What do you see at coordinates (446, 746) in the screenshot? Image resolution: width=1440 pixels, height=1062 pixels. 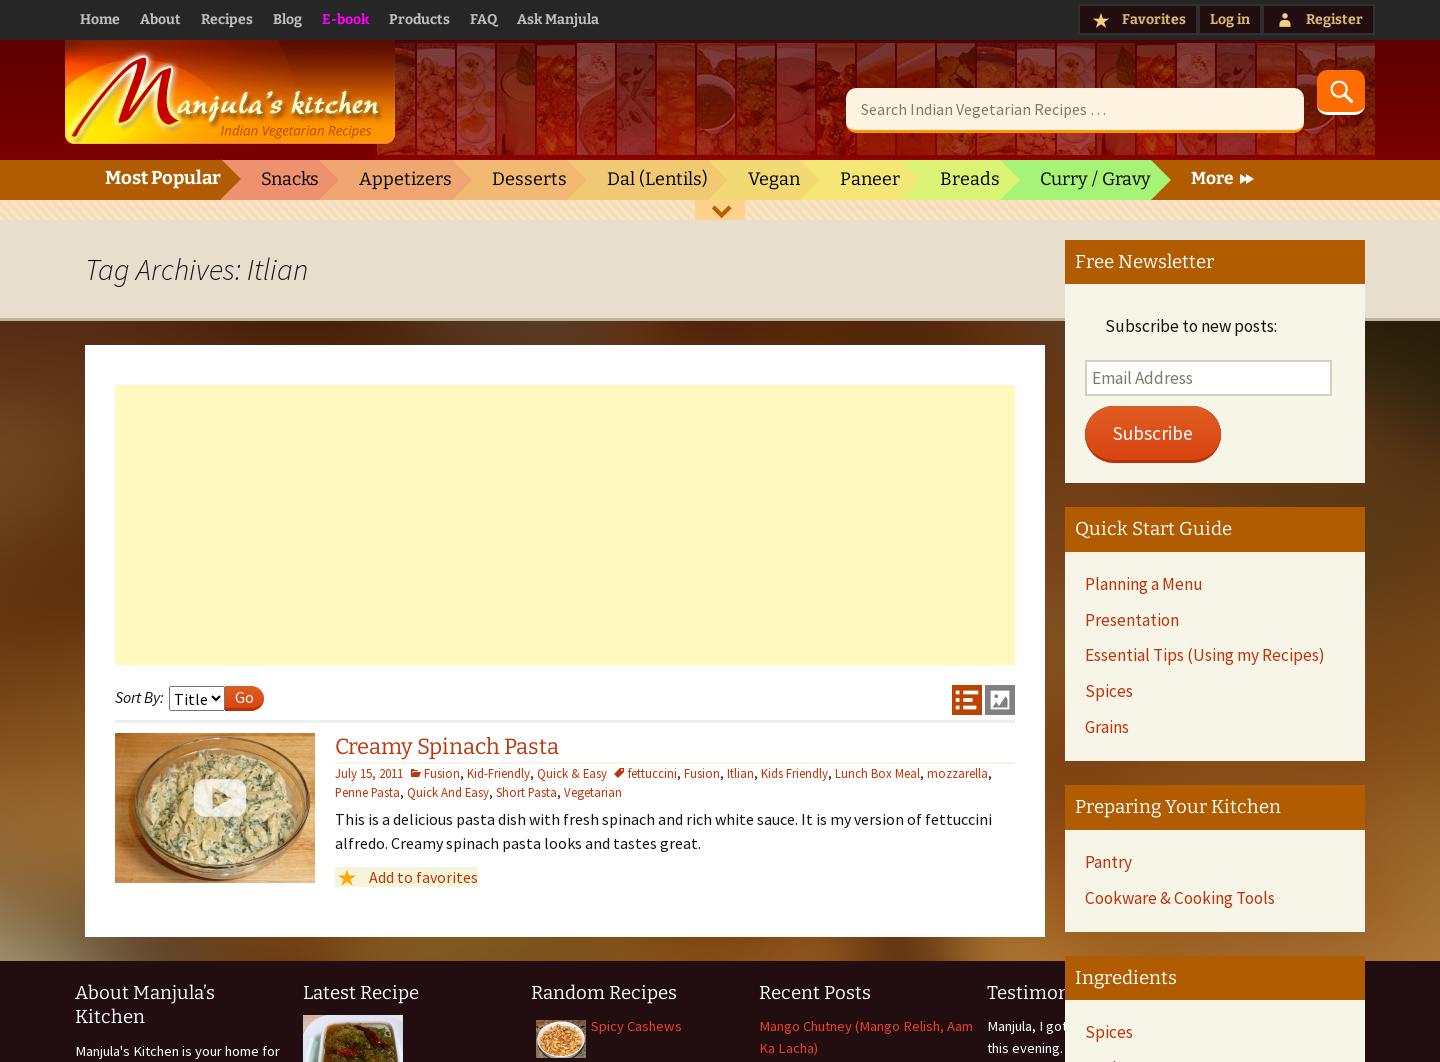 I see `'Creamy Spinach Pasta'` at bounding box center [446, 746].